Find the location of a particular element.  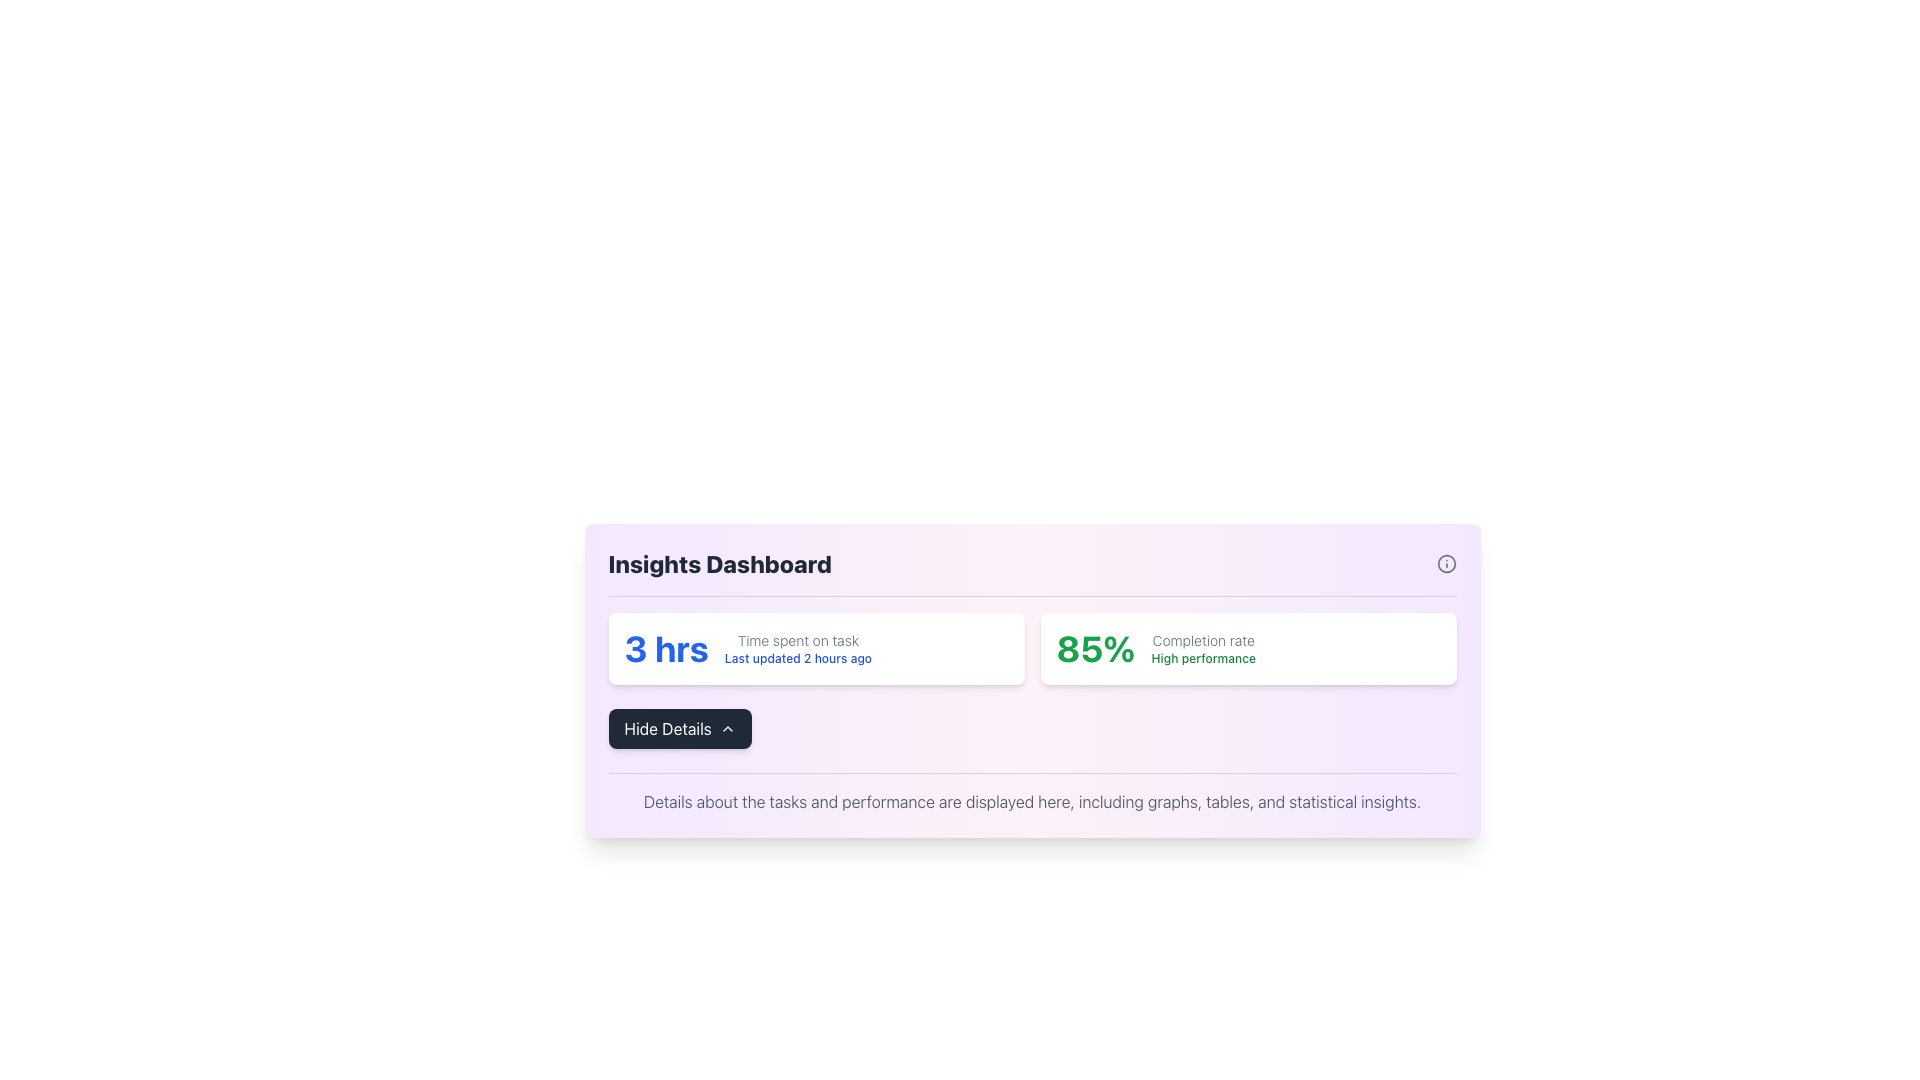

the visual state of the collapse/hide icon located at the far right of the 'Hide Details' button below the main statistical cards is located at coordinates (726, 729).